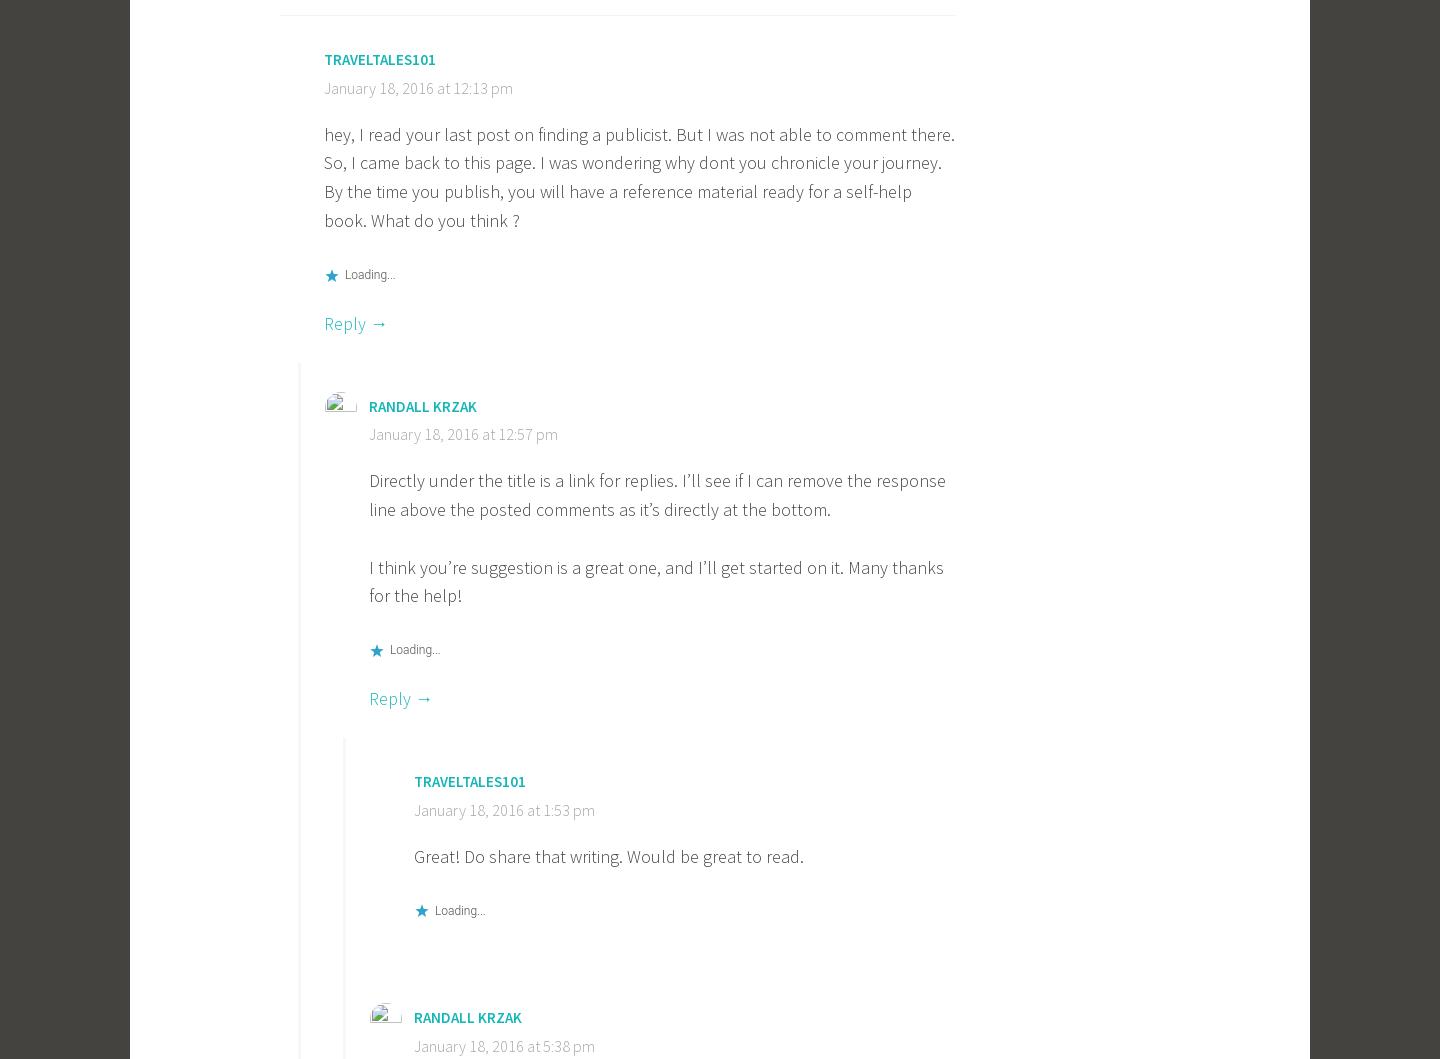  What do you see at coordinates (655, 579) in the screenshot?
I see `'I think you’re suggestion is a great one, and I’ll get started on it.  Many thanks for the help!'` at bounding box center [655, 579].